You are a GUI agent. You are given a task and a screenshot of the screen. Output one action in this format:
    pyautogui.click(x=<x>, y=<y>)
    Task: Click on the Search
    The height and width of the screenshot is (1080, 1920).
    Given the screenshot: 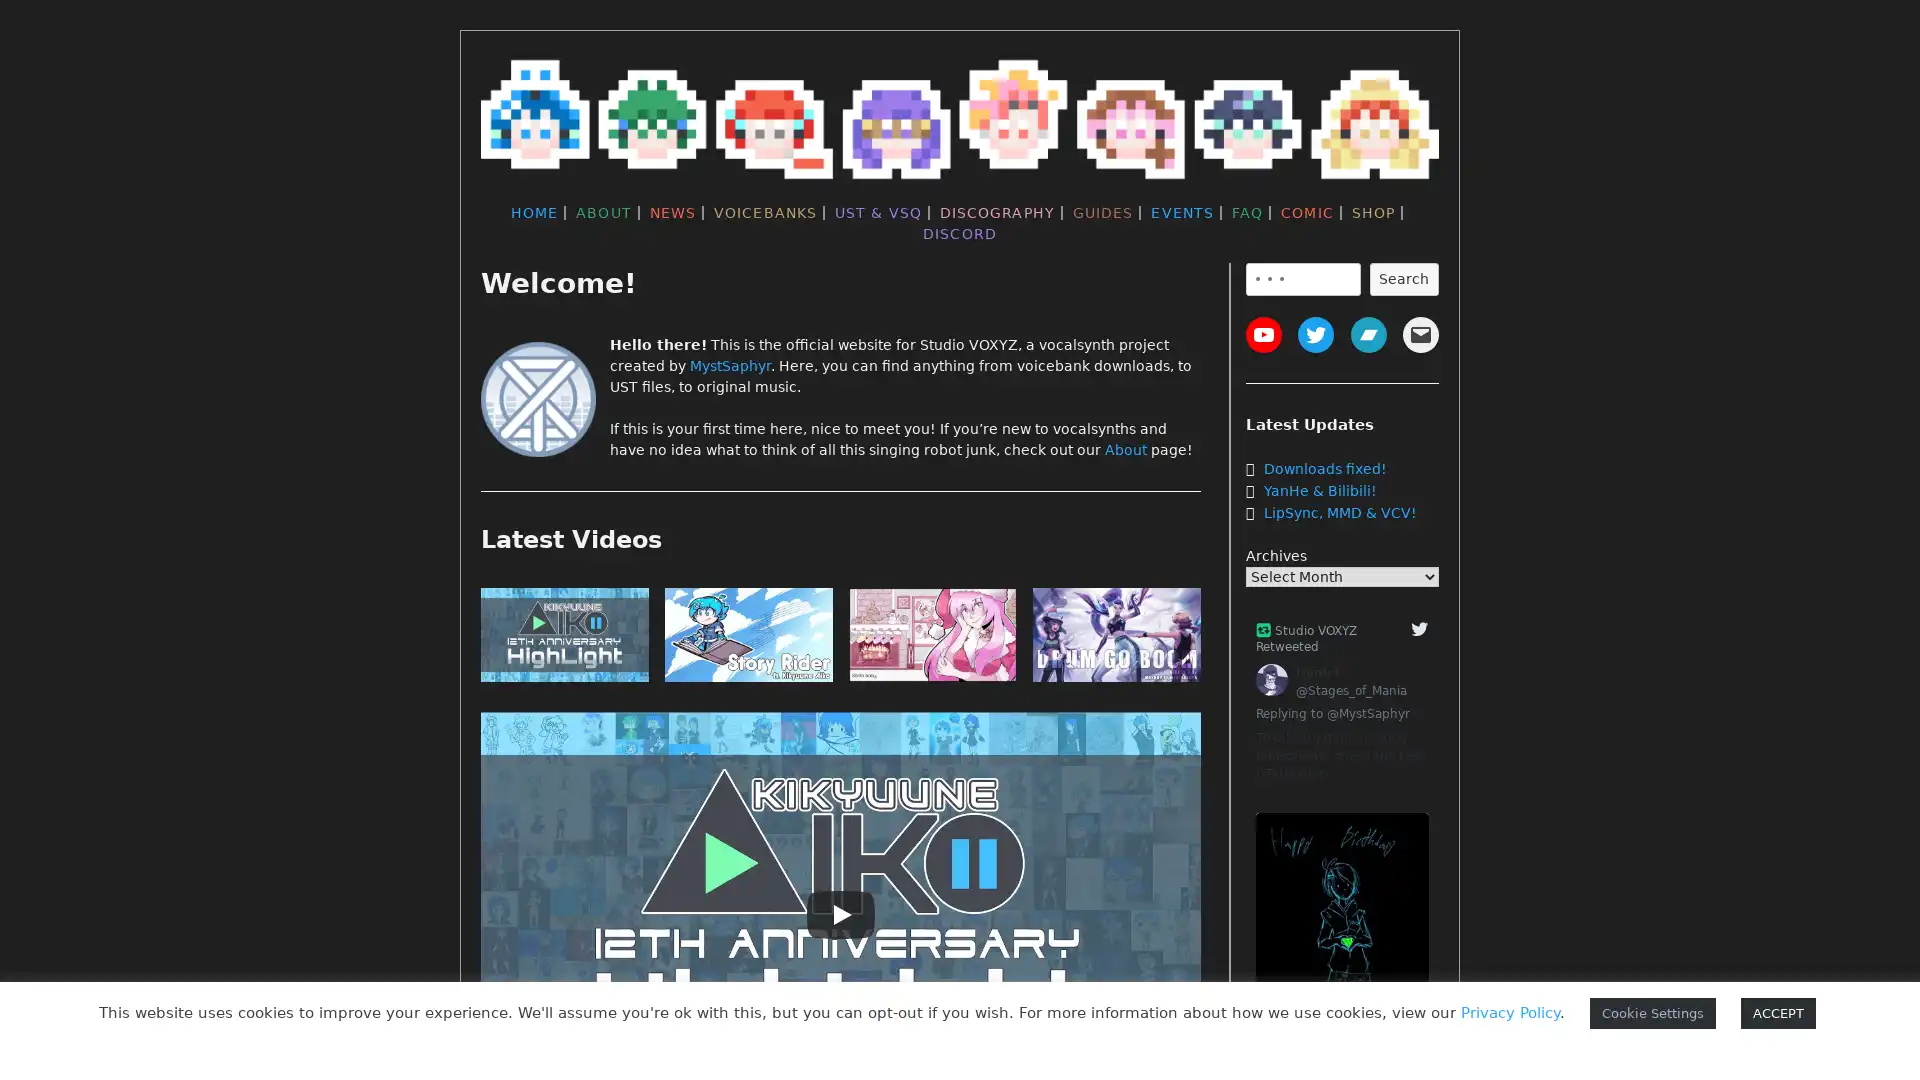 What is the action you would take?
    pyautogui.click(x=1402, y=278)
    